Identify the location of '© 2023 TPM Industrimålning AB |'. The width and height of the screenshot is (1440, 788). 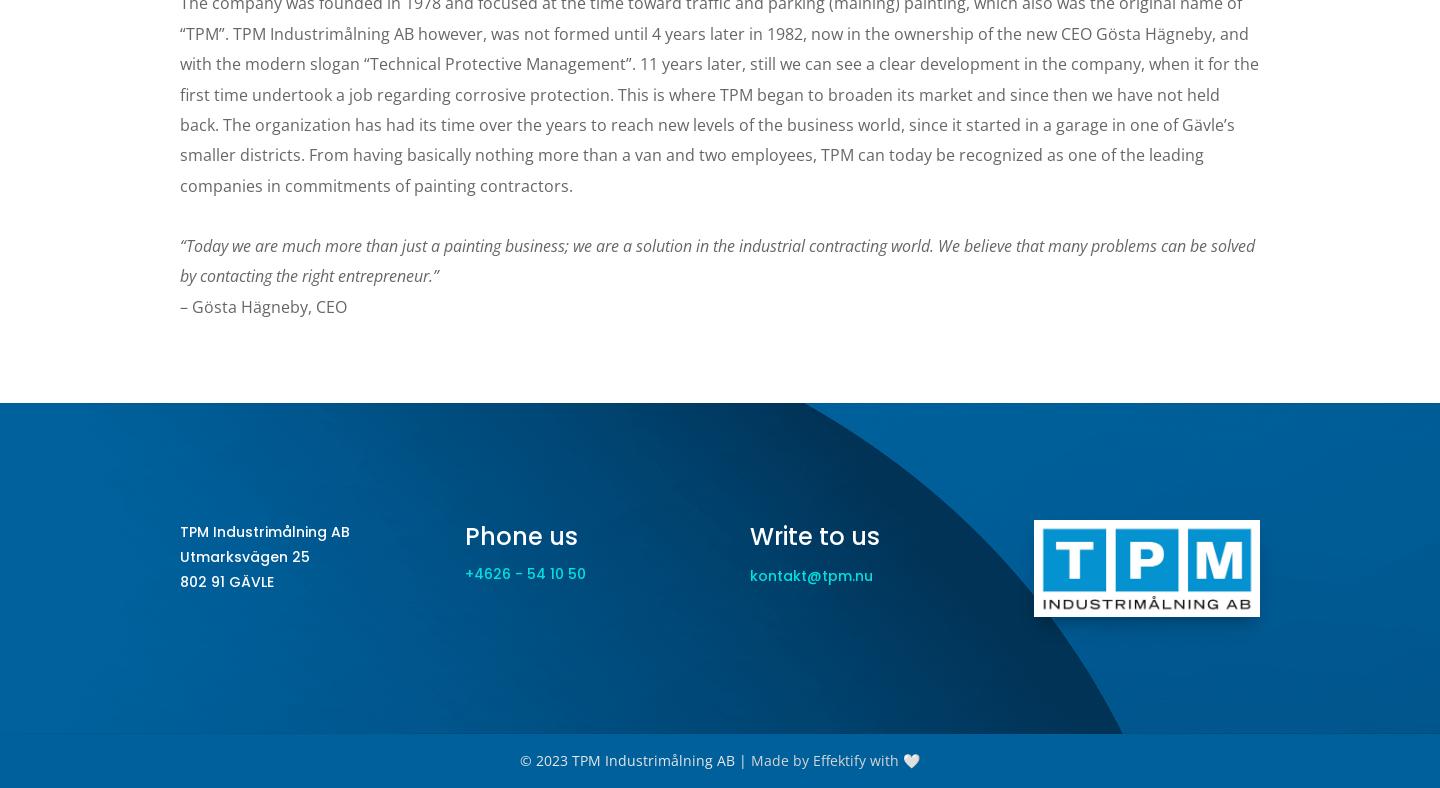
(518, 760).